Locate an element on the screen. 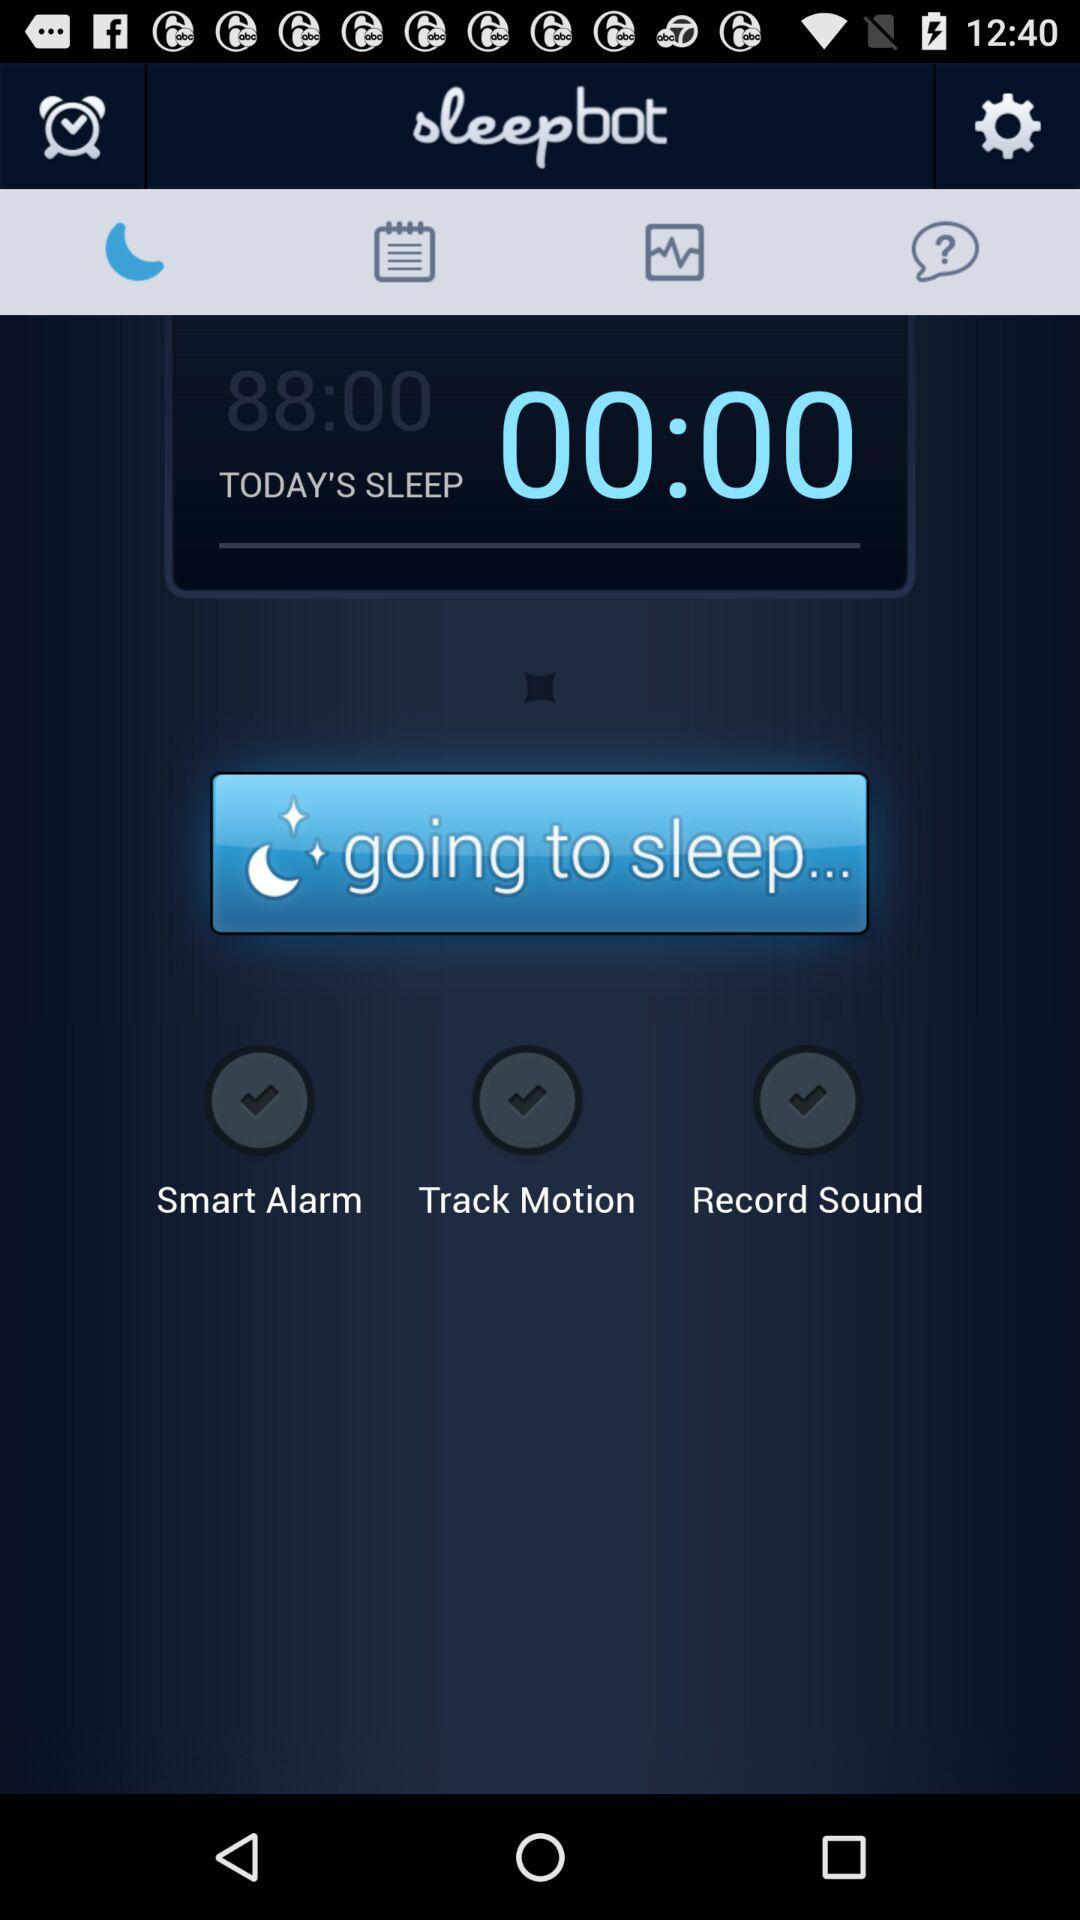 This screenshot has height=1920, width=1080. sleep is located at coordinates (538, 854).